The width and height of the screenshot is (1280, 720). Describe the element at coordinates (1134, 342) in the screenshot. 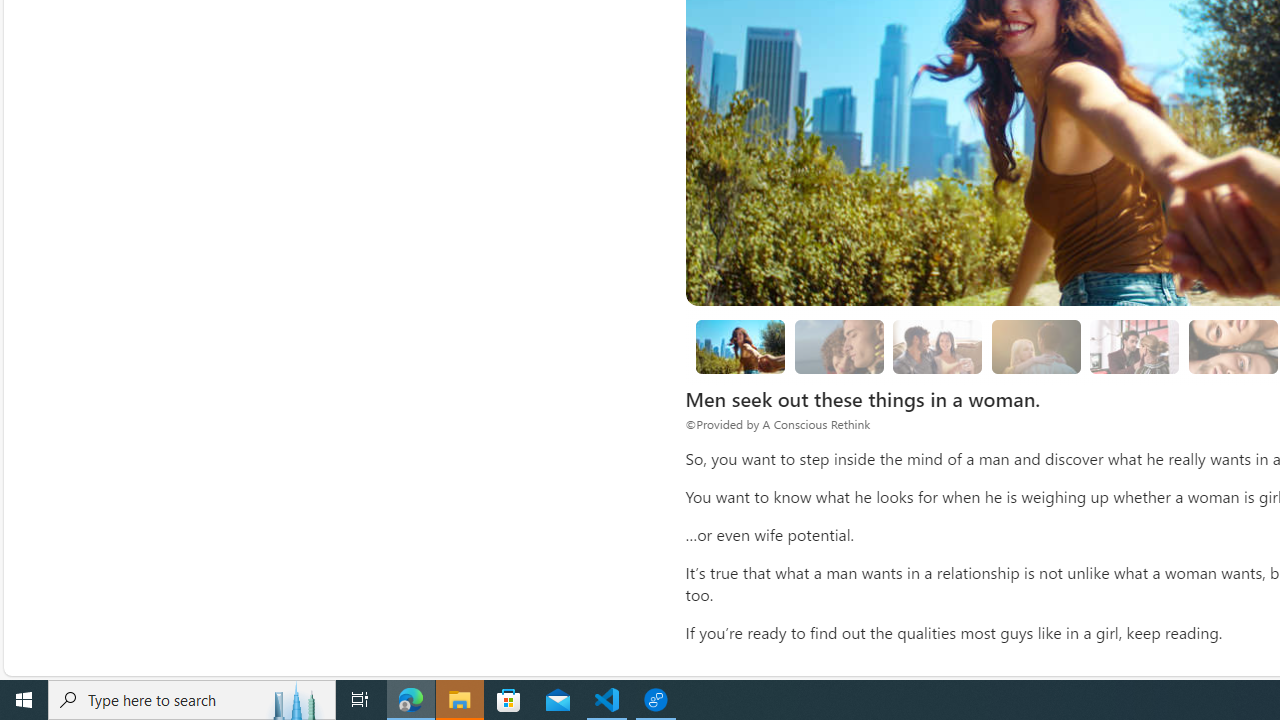

I see `'Class: progress'` at that location.